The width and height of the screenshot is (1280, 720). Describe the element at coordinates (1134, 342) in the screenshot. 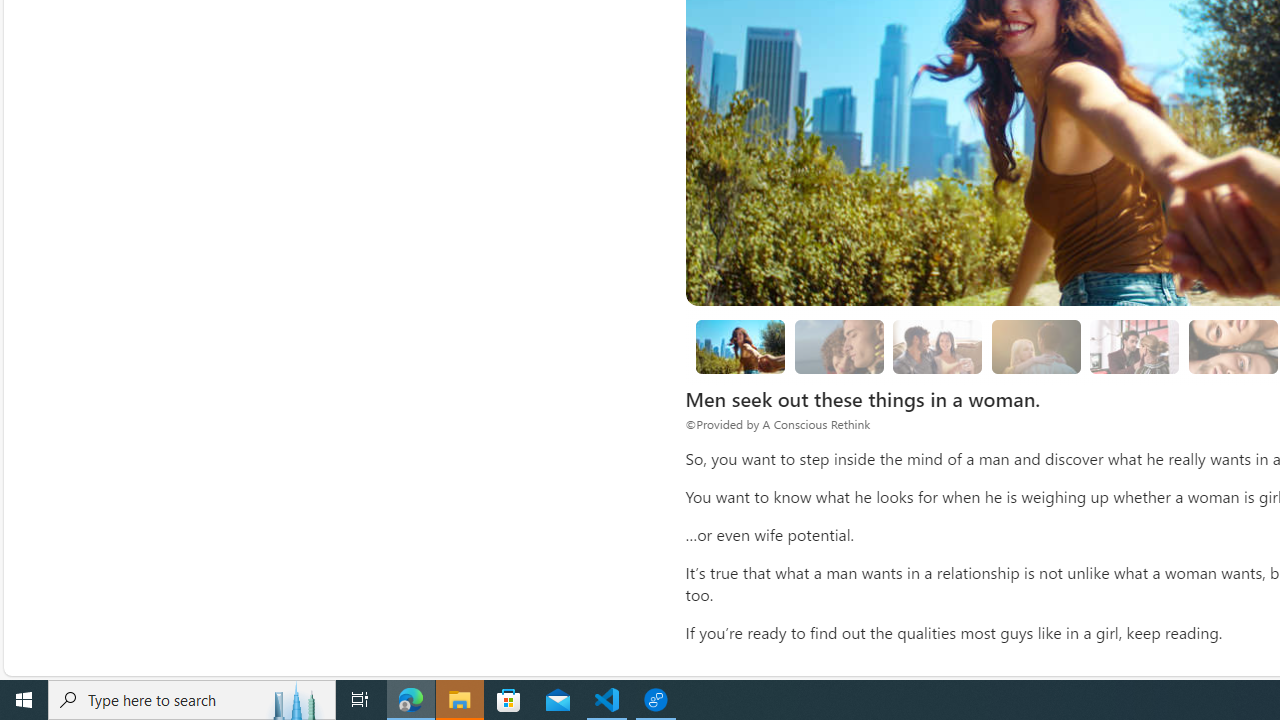

I see `'Class: progress'` at that location.